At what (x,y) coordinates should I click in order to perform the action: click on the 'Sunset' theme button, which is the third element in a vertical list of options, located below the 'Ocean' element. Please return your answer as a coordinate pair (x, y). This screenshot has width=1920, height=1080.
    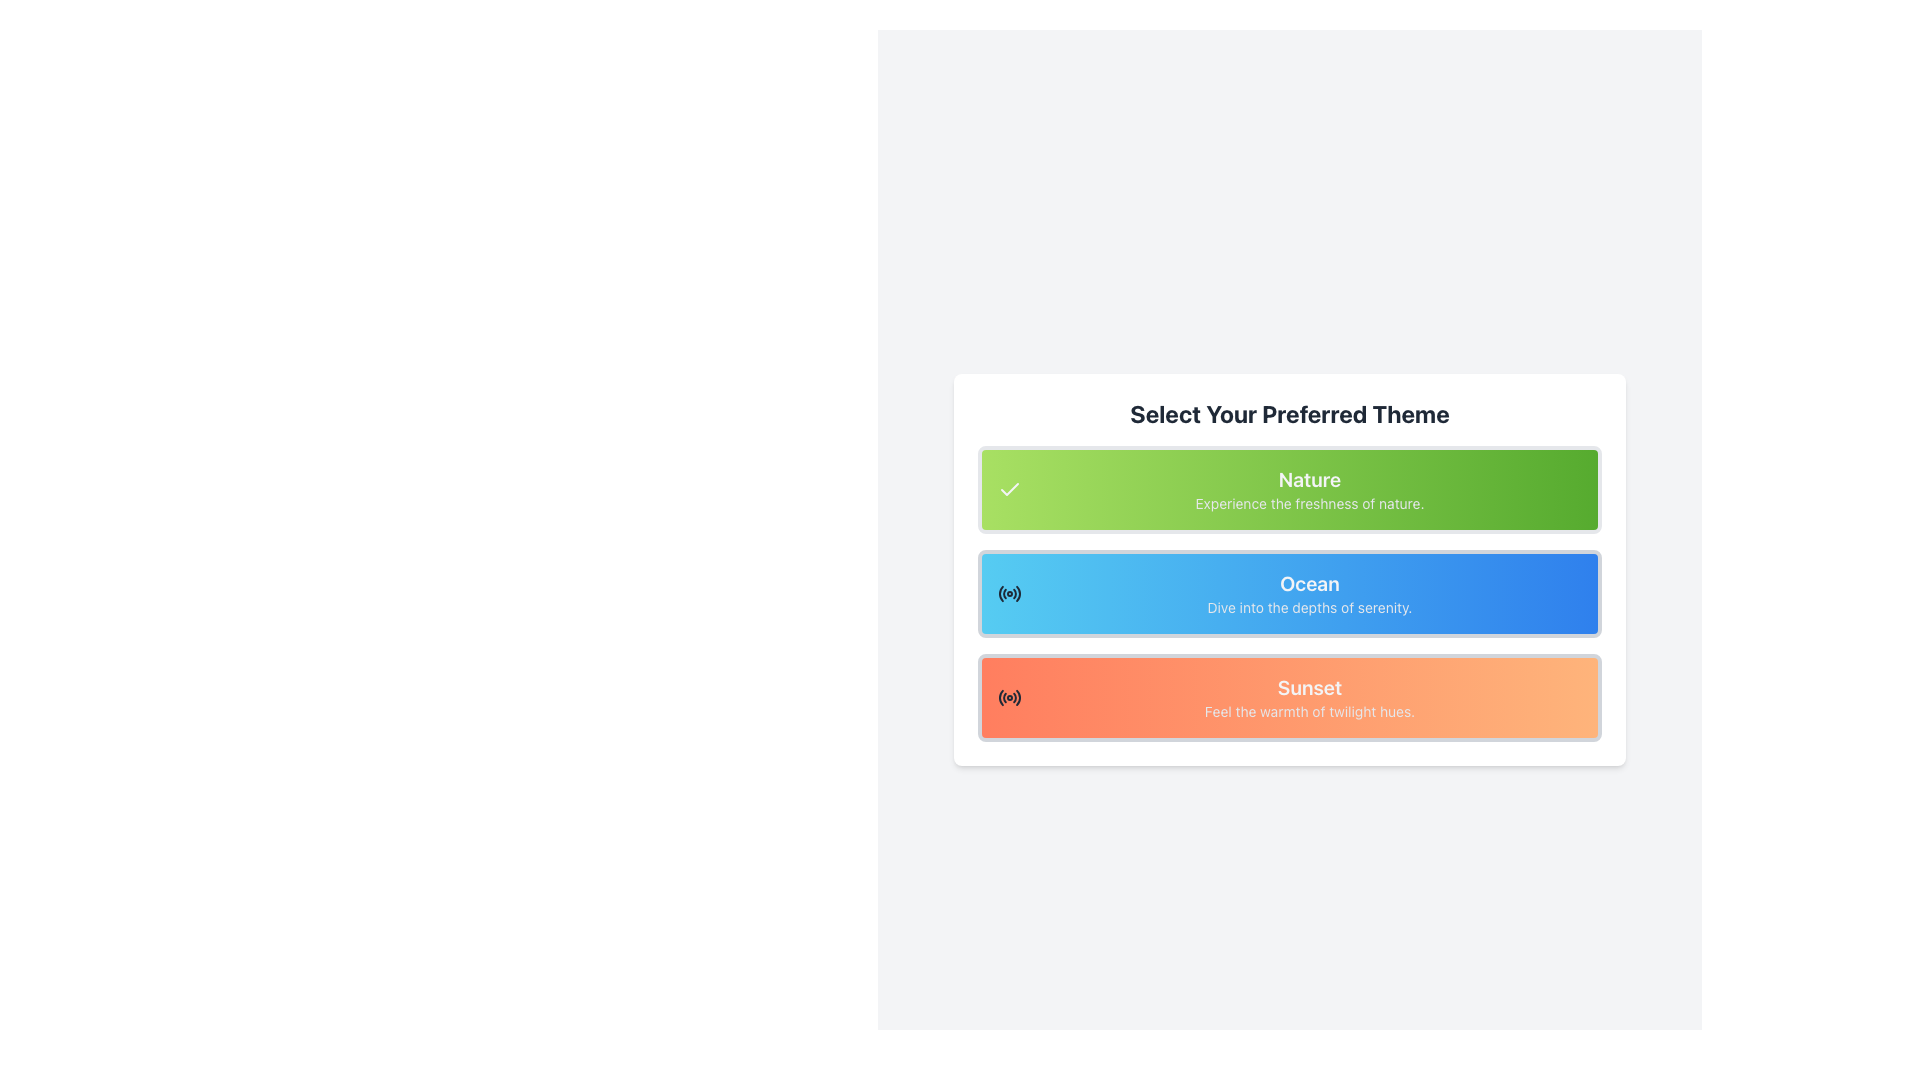
    Looking at the image, I should click on (1290, 697).